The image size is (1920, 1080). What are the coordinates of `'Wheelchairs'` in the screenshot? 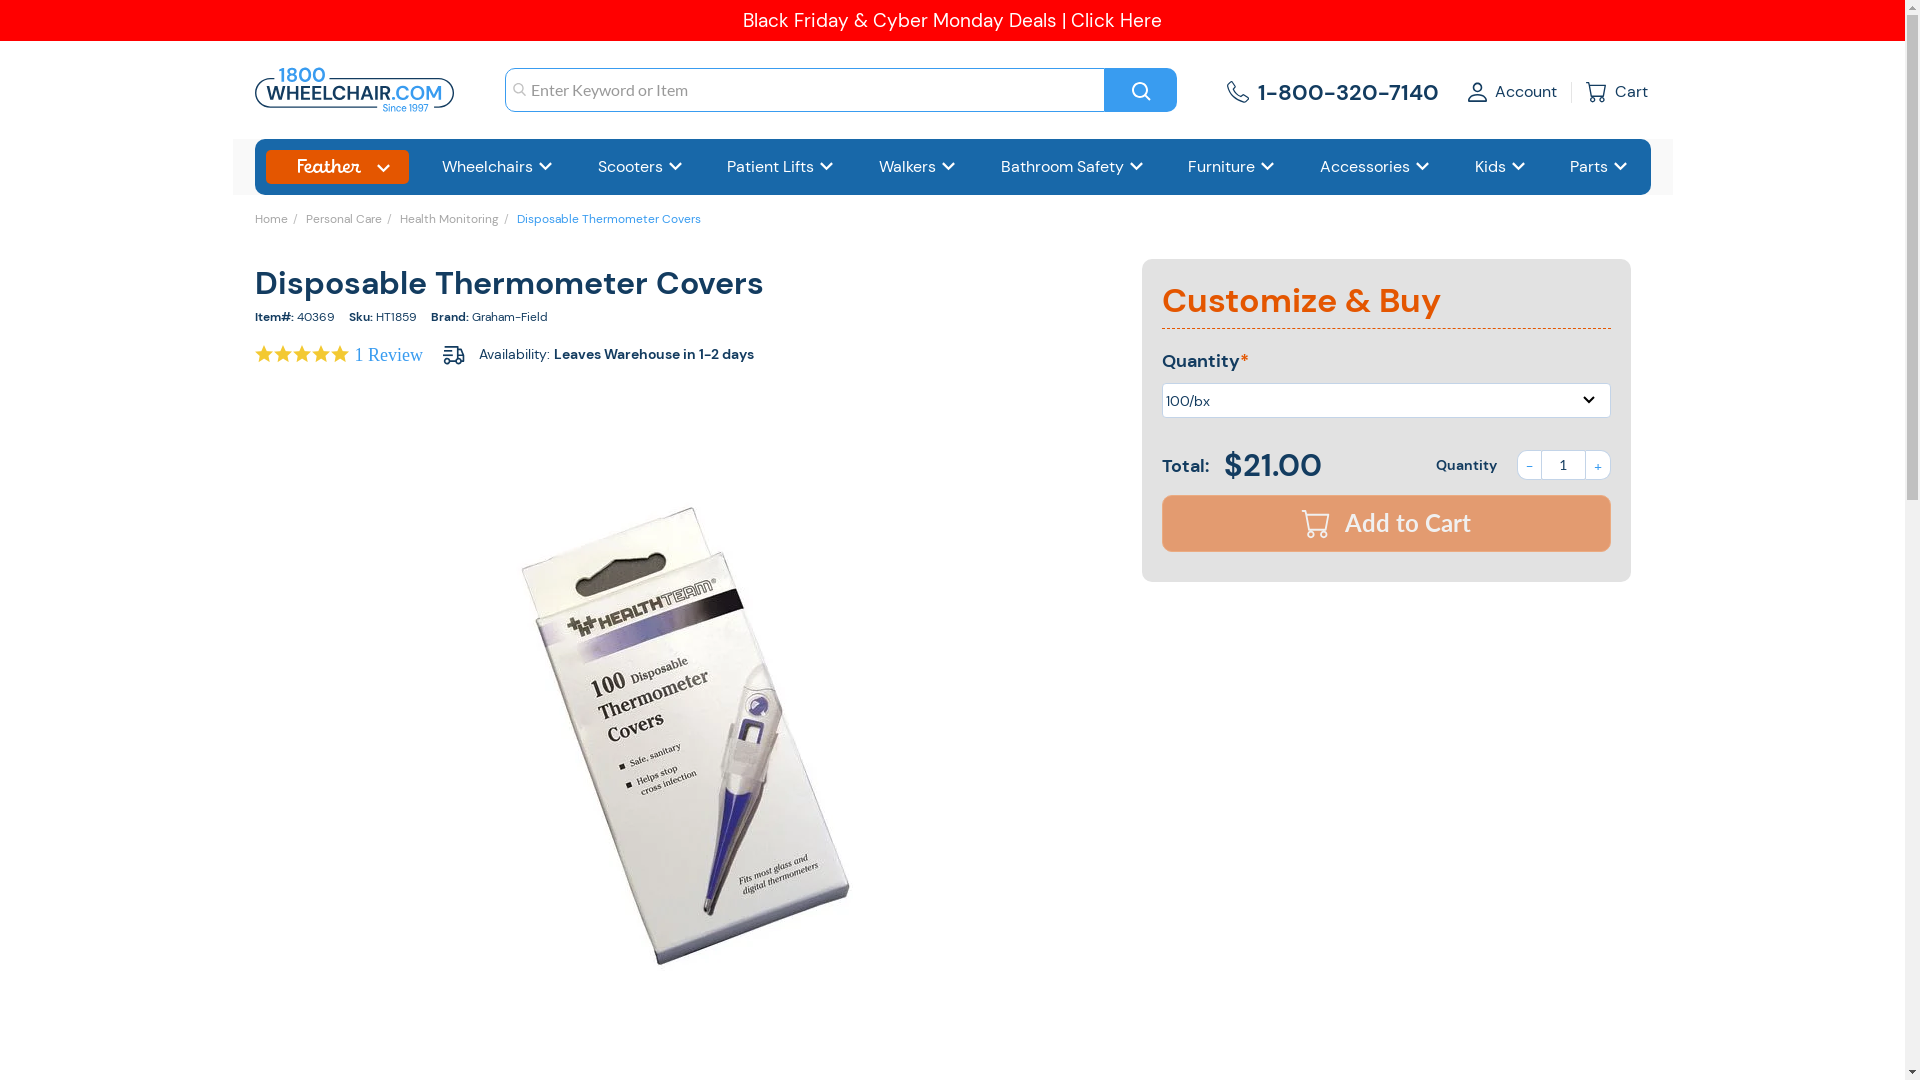 It's located at (498, 166).